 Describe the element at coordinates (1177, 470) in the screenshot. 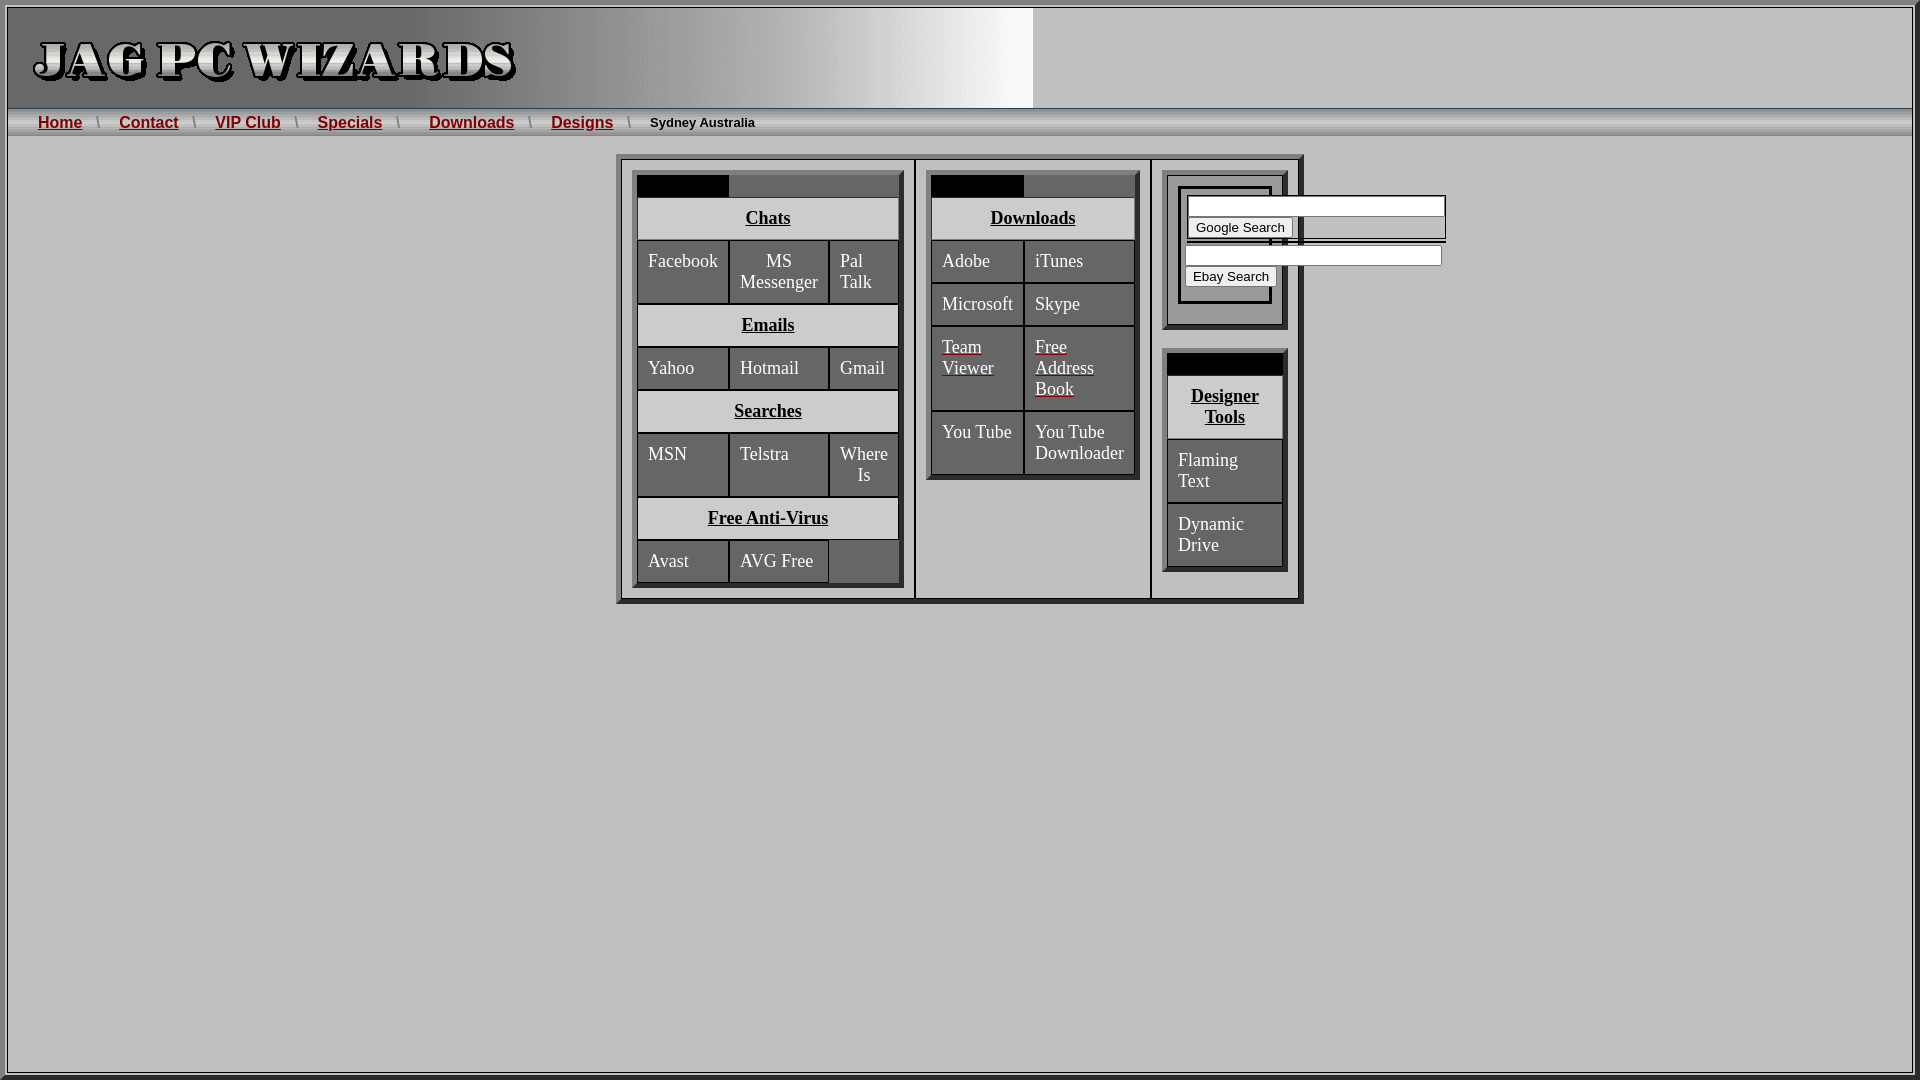

I see `'Flaming Text       '` at that location.